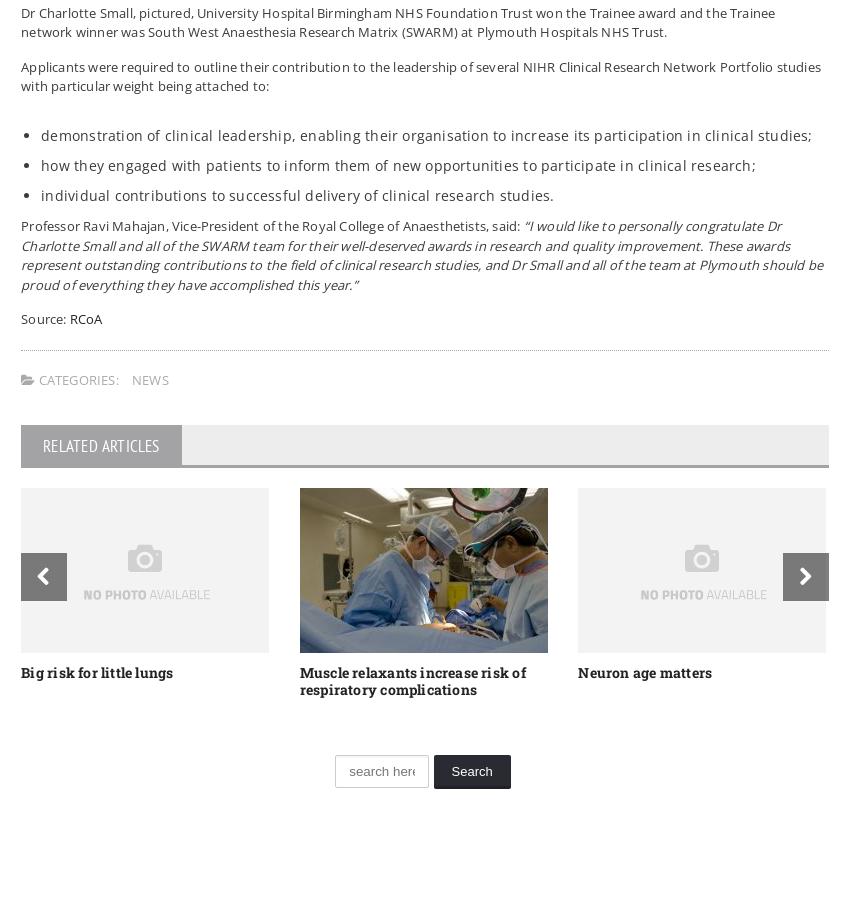  I want to click on 'demonstration of clinical leadership, enabling their organisation to increase its participation in clinical studies;', so click(425, 133).